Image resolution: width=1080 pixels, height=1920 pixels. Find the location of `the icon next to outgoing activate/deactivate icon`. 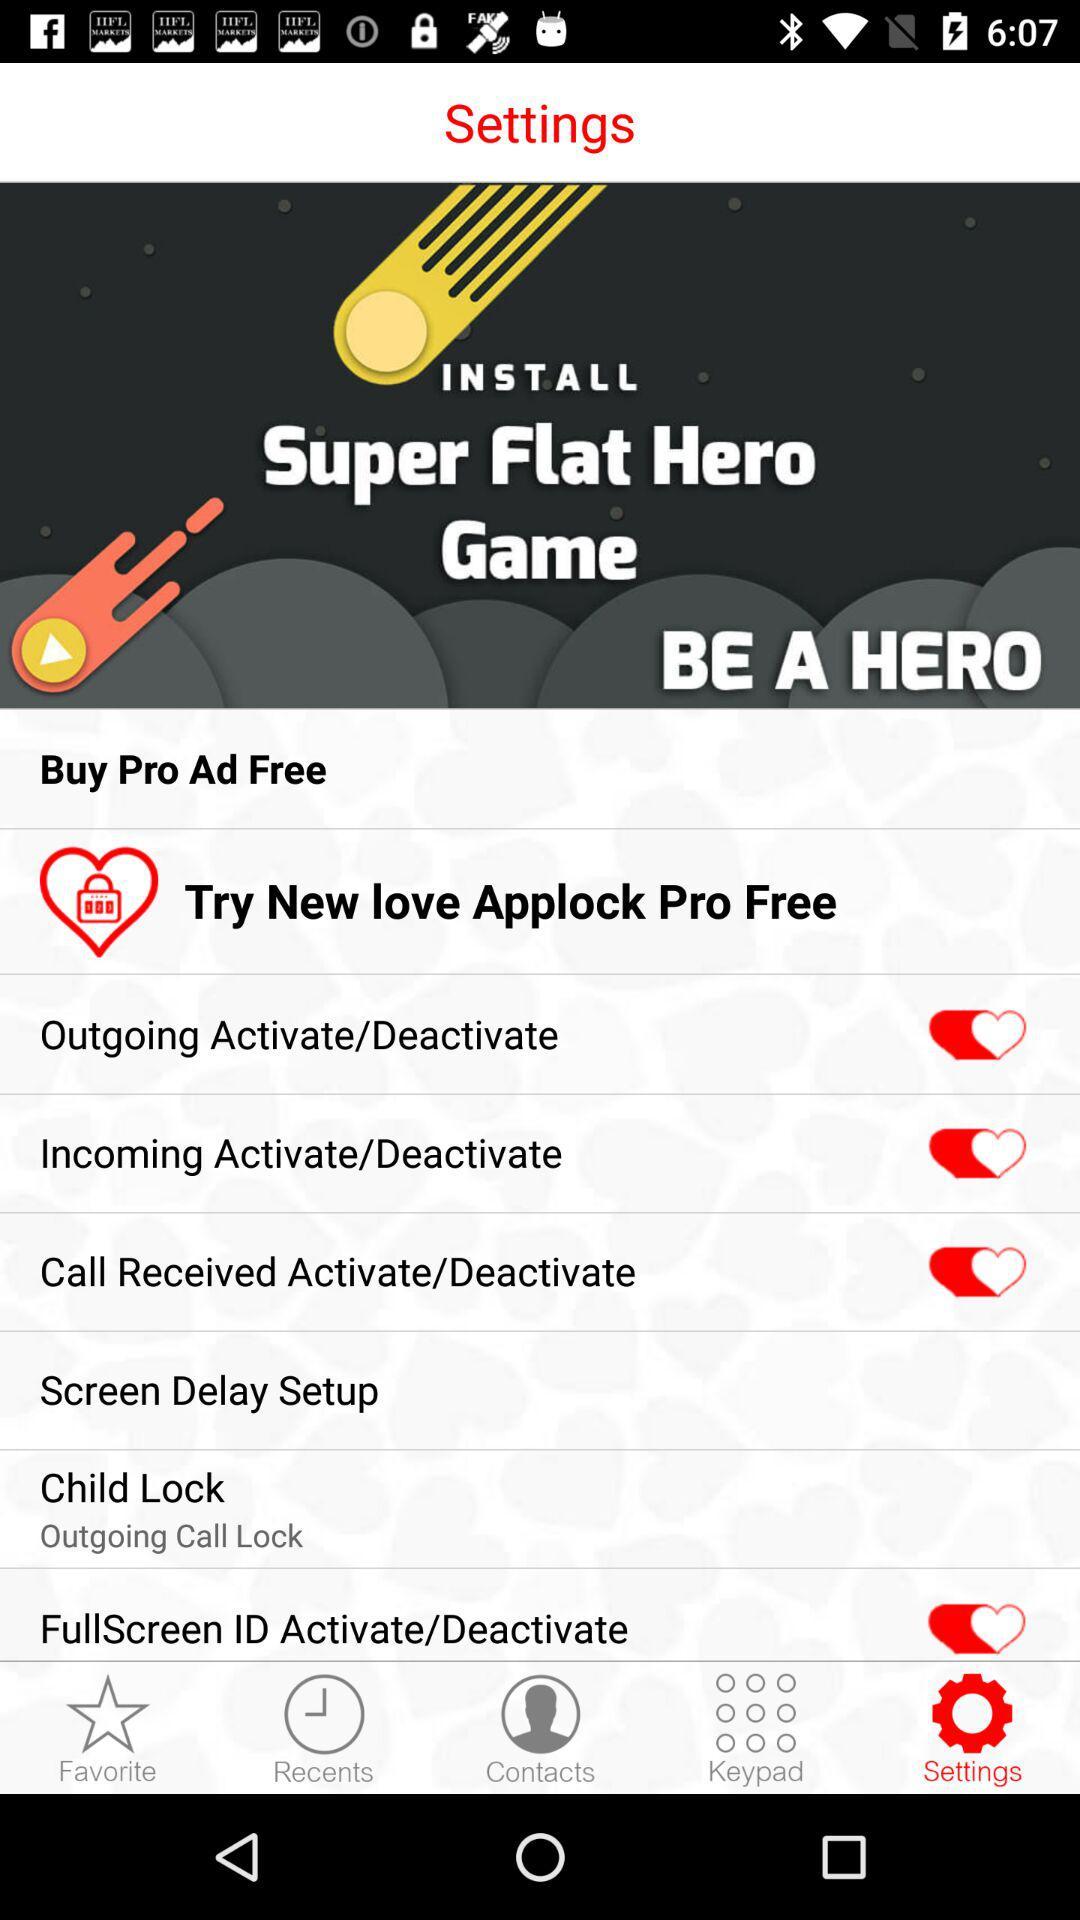

the icon next to outgoing activate/deactivate icon is located at coordinates (974, 1035).